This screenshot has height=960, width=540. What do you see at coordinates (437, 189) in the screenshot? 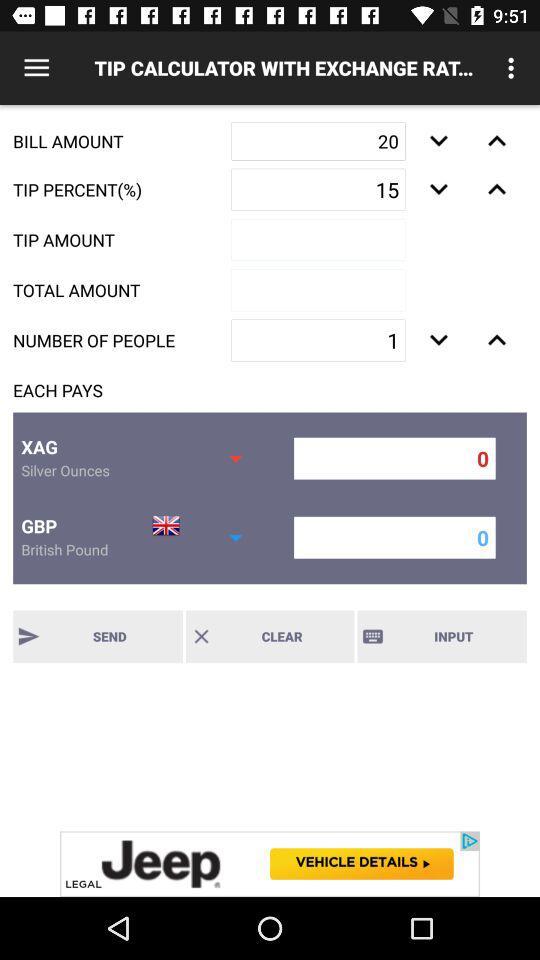
I see `the expand_more icon` at bounding box center [437, 189].